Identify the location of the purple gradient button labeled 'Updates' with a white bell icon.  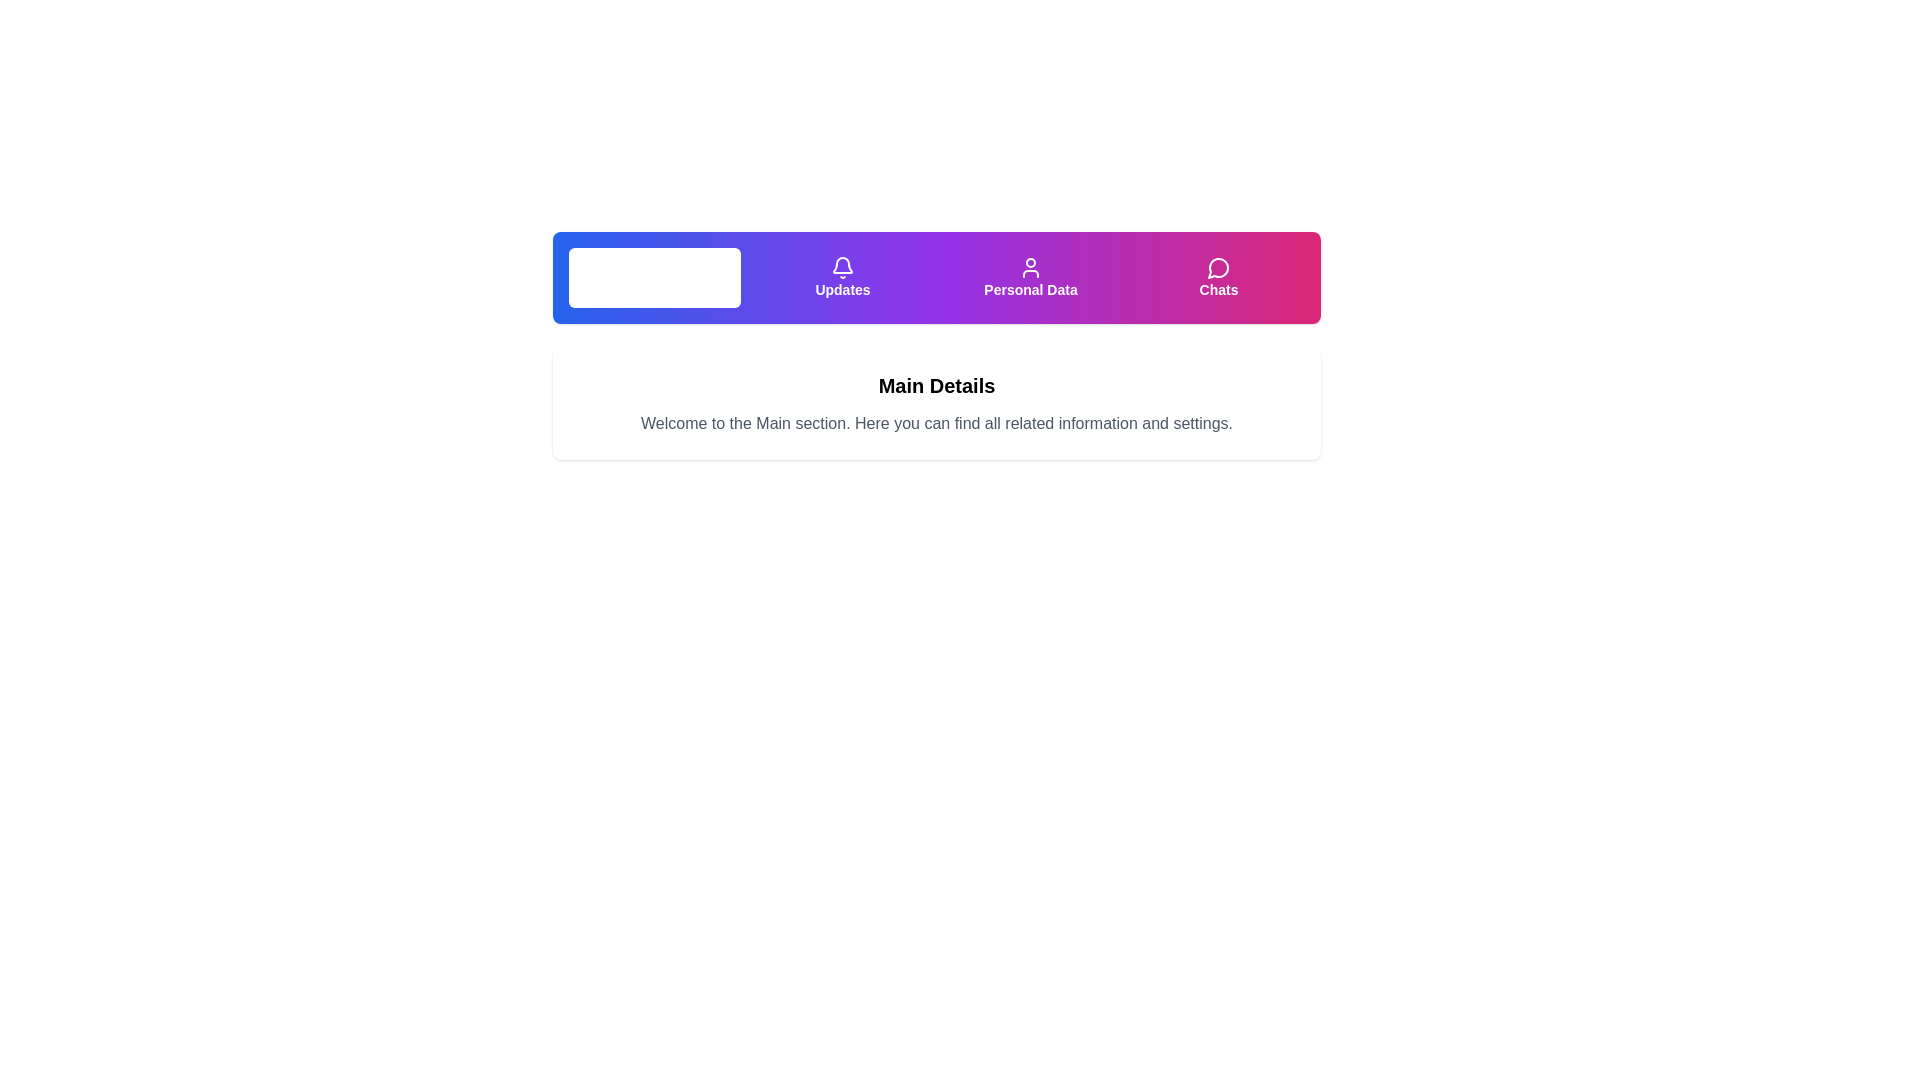
(843, 277).